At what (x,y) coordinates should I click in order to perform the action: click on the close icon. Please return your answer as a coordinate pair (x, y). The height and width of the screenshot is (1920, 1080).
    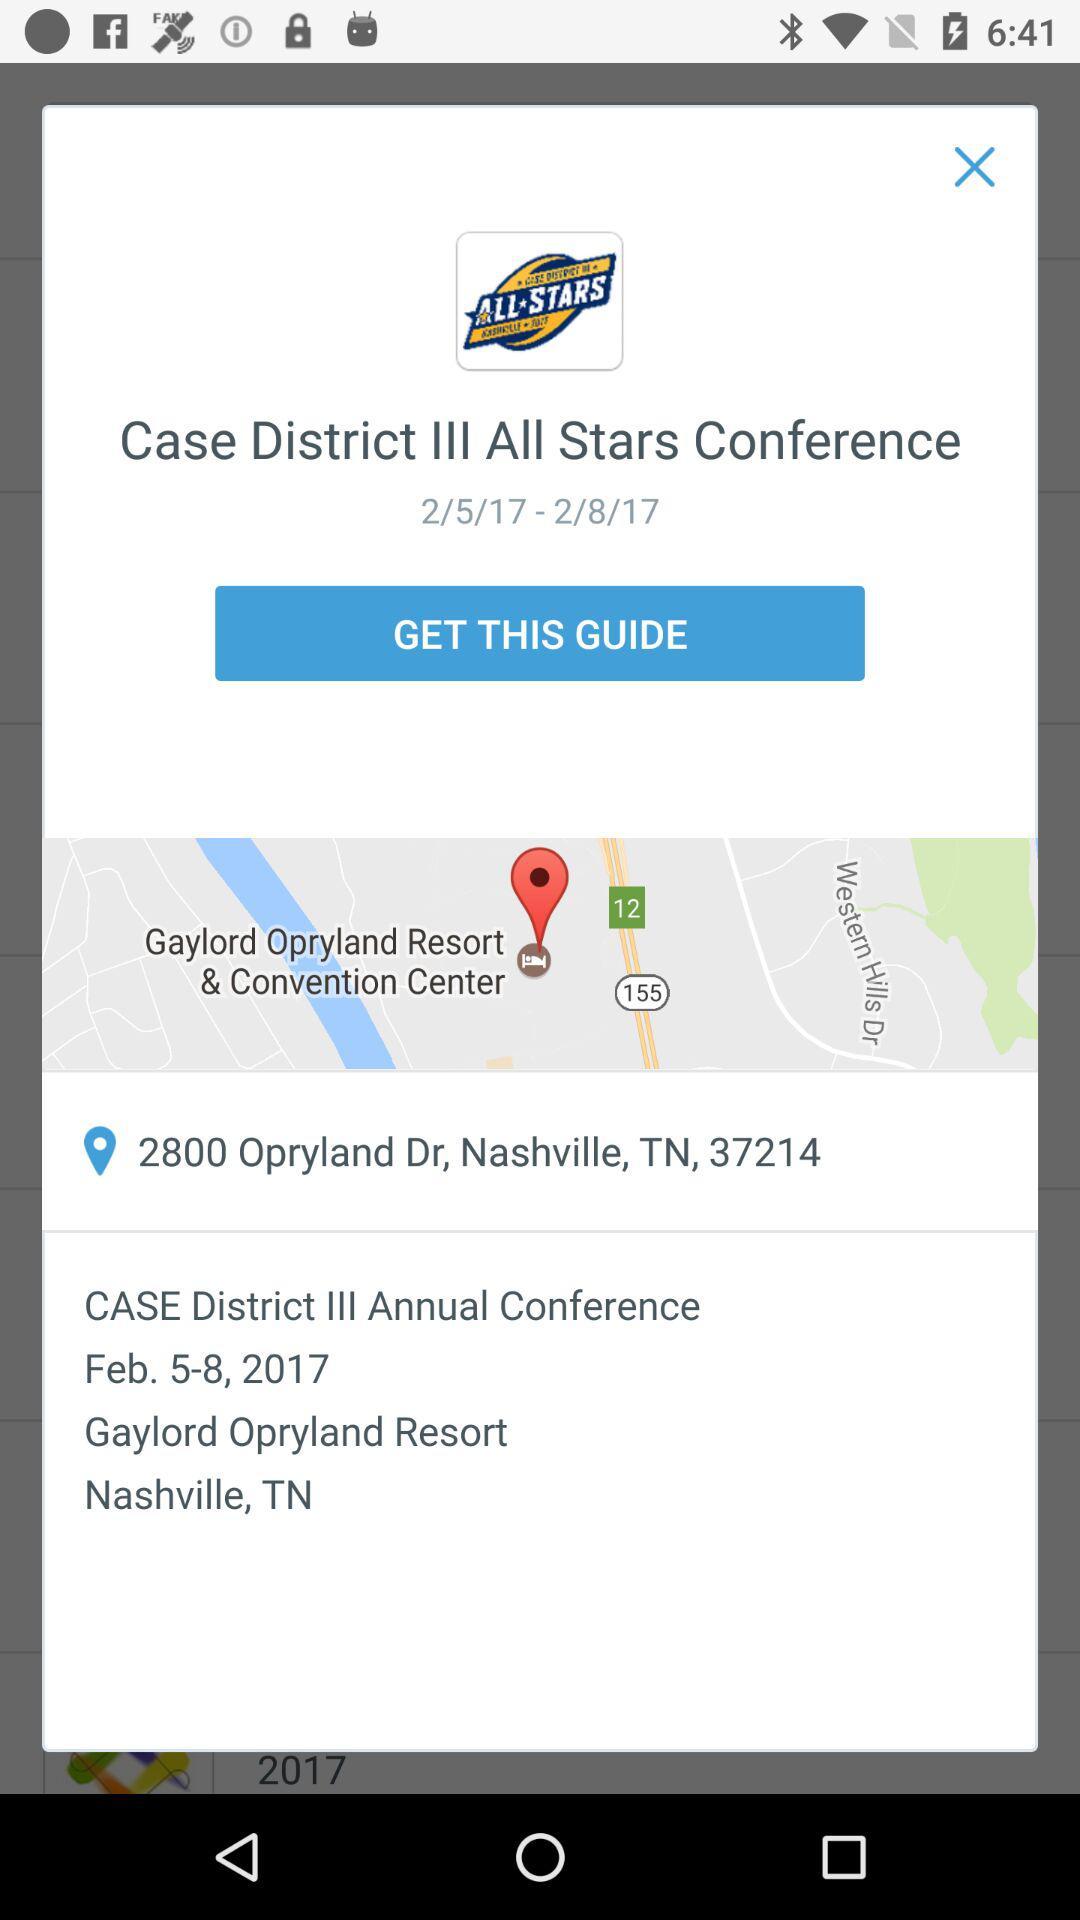
    Looking at the image, I should click on (974, 167).